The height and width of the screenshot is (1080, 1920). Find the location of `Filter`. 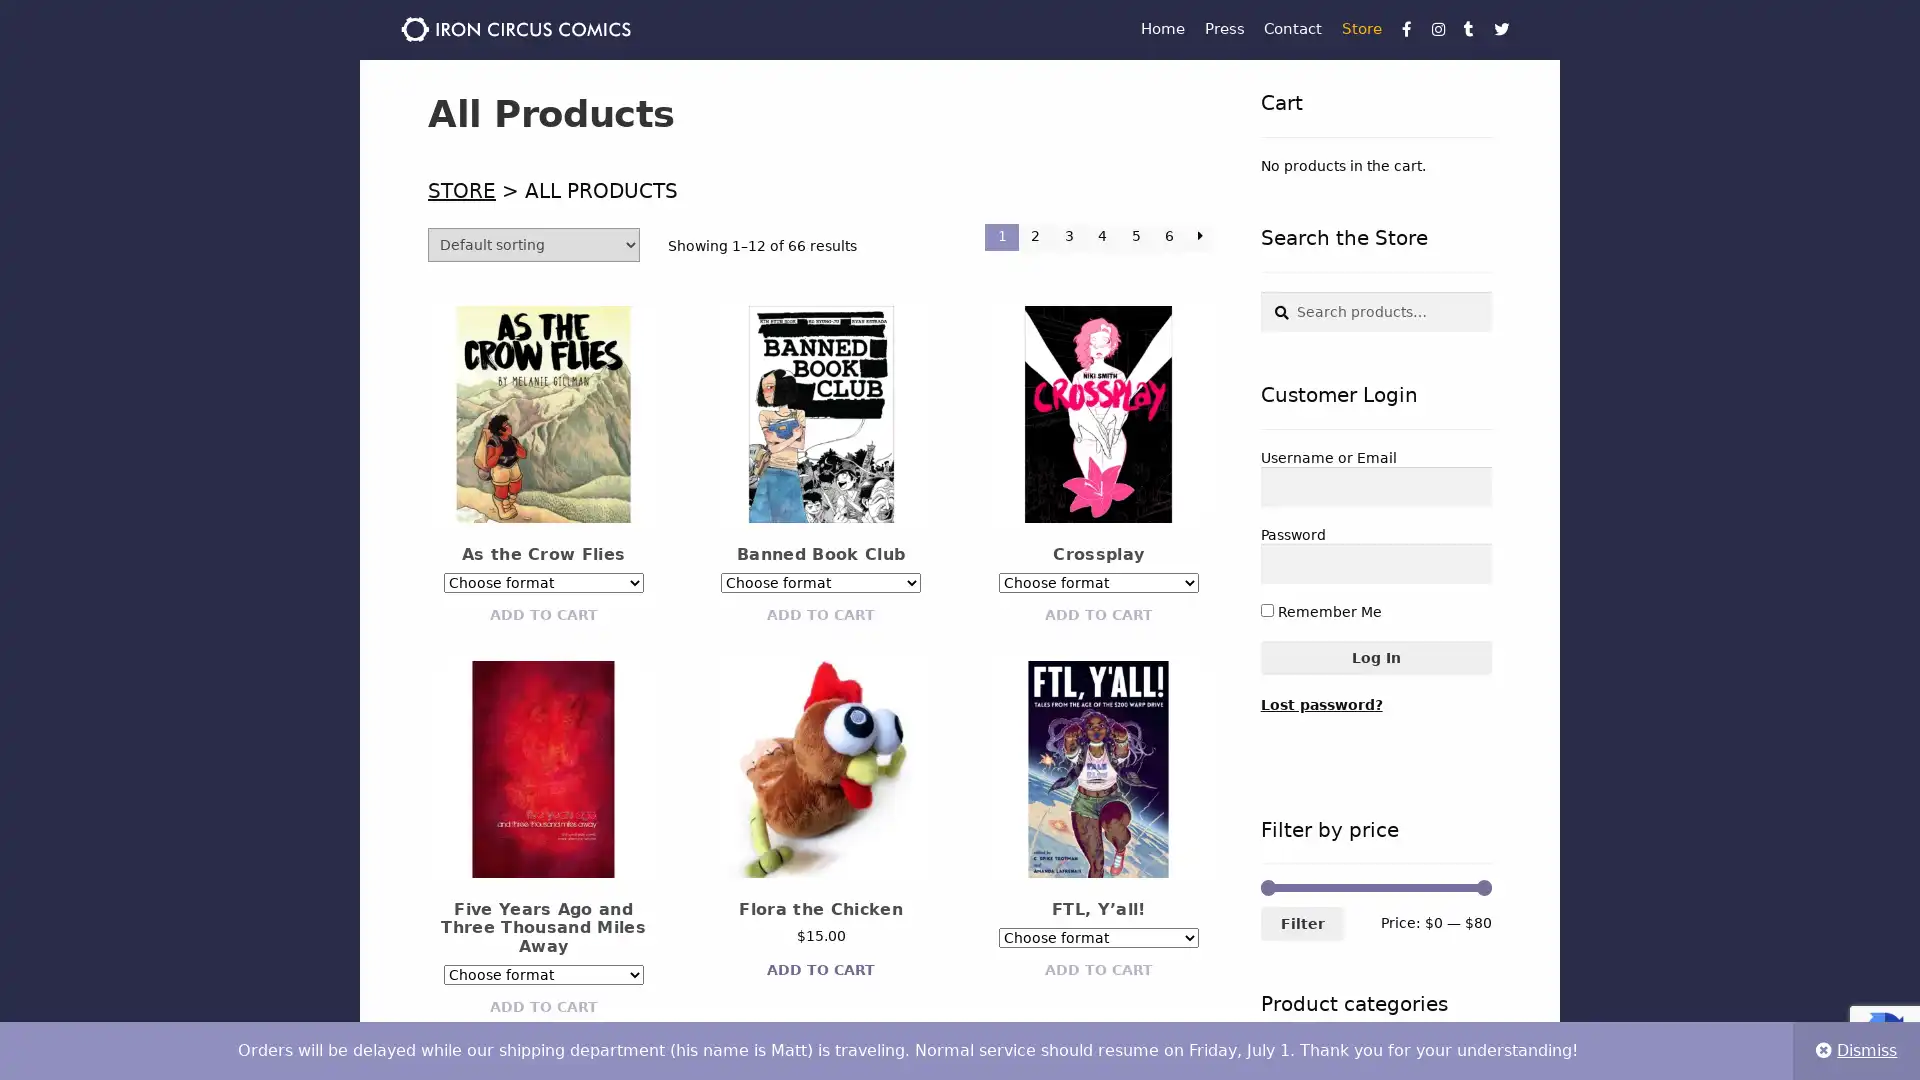

Filter is located at coordinates (1301, 923).